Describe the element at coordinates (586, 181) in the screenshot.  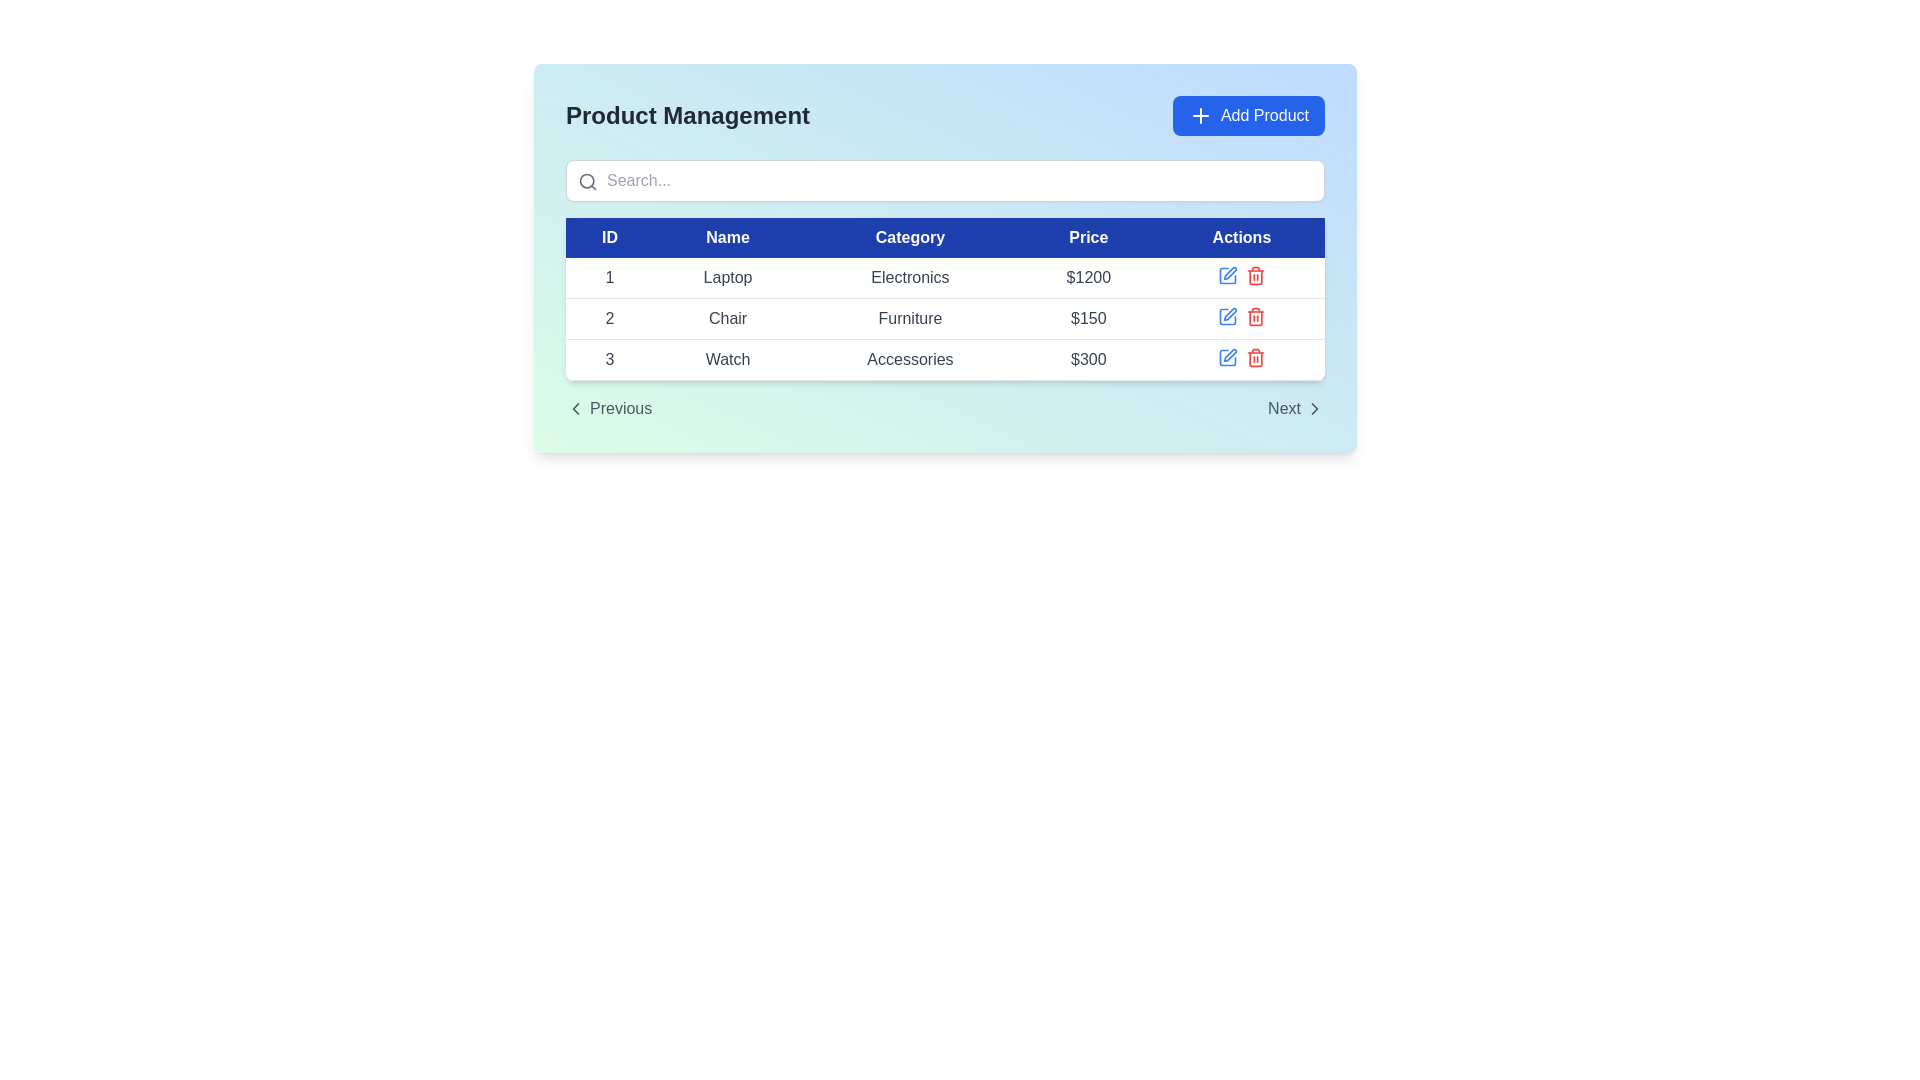
I see `the decorative or functional part of the magnifying glass icon located in the top-left corner of the search bar above the table` at that location.